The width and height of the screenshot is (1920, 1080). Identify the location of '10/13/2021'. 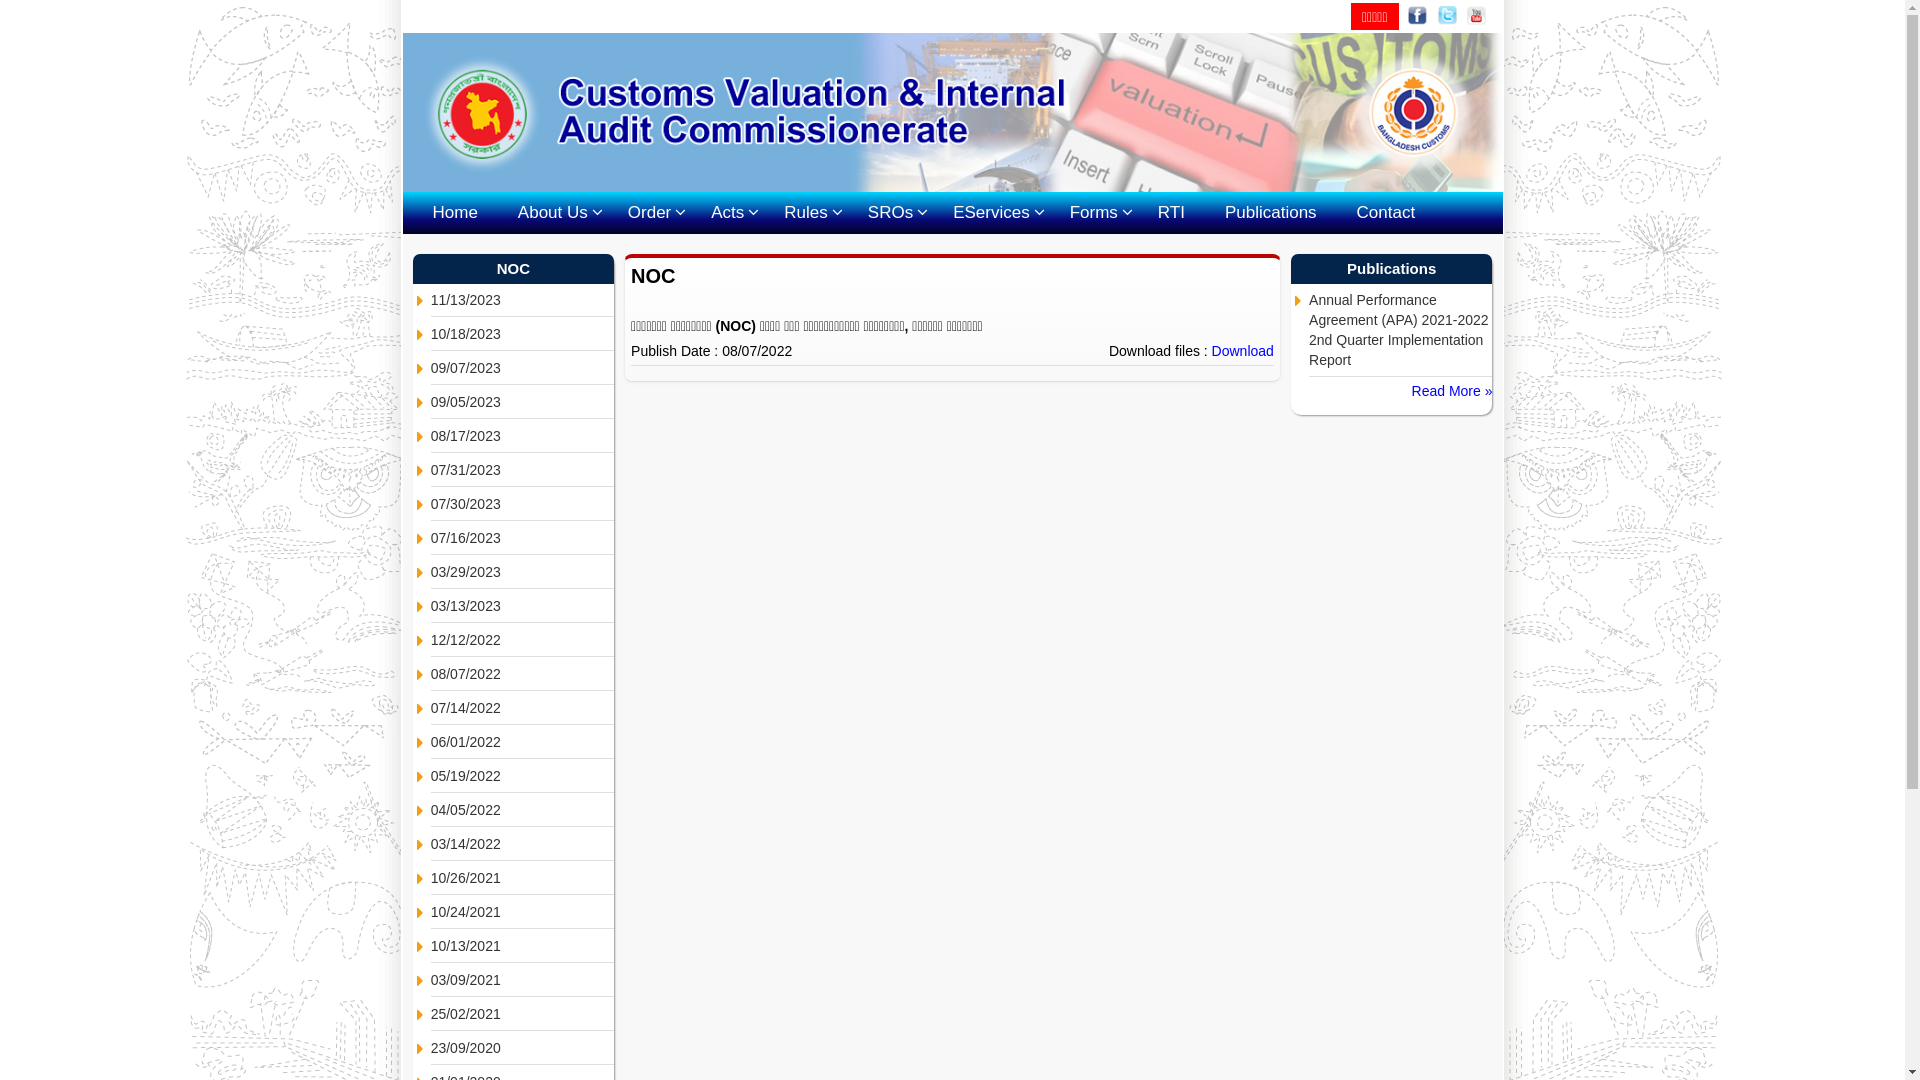
(430, 945).